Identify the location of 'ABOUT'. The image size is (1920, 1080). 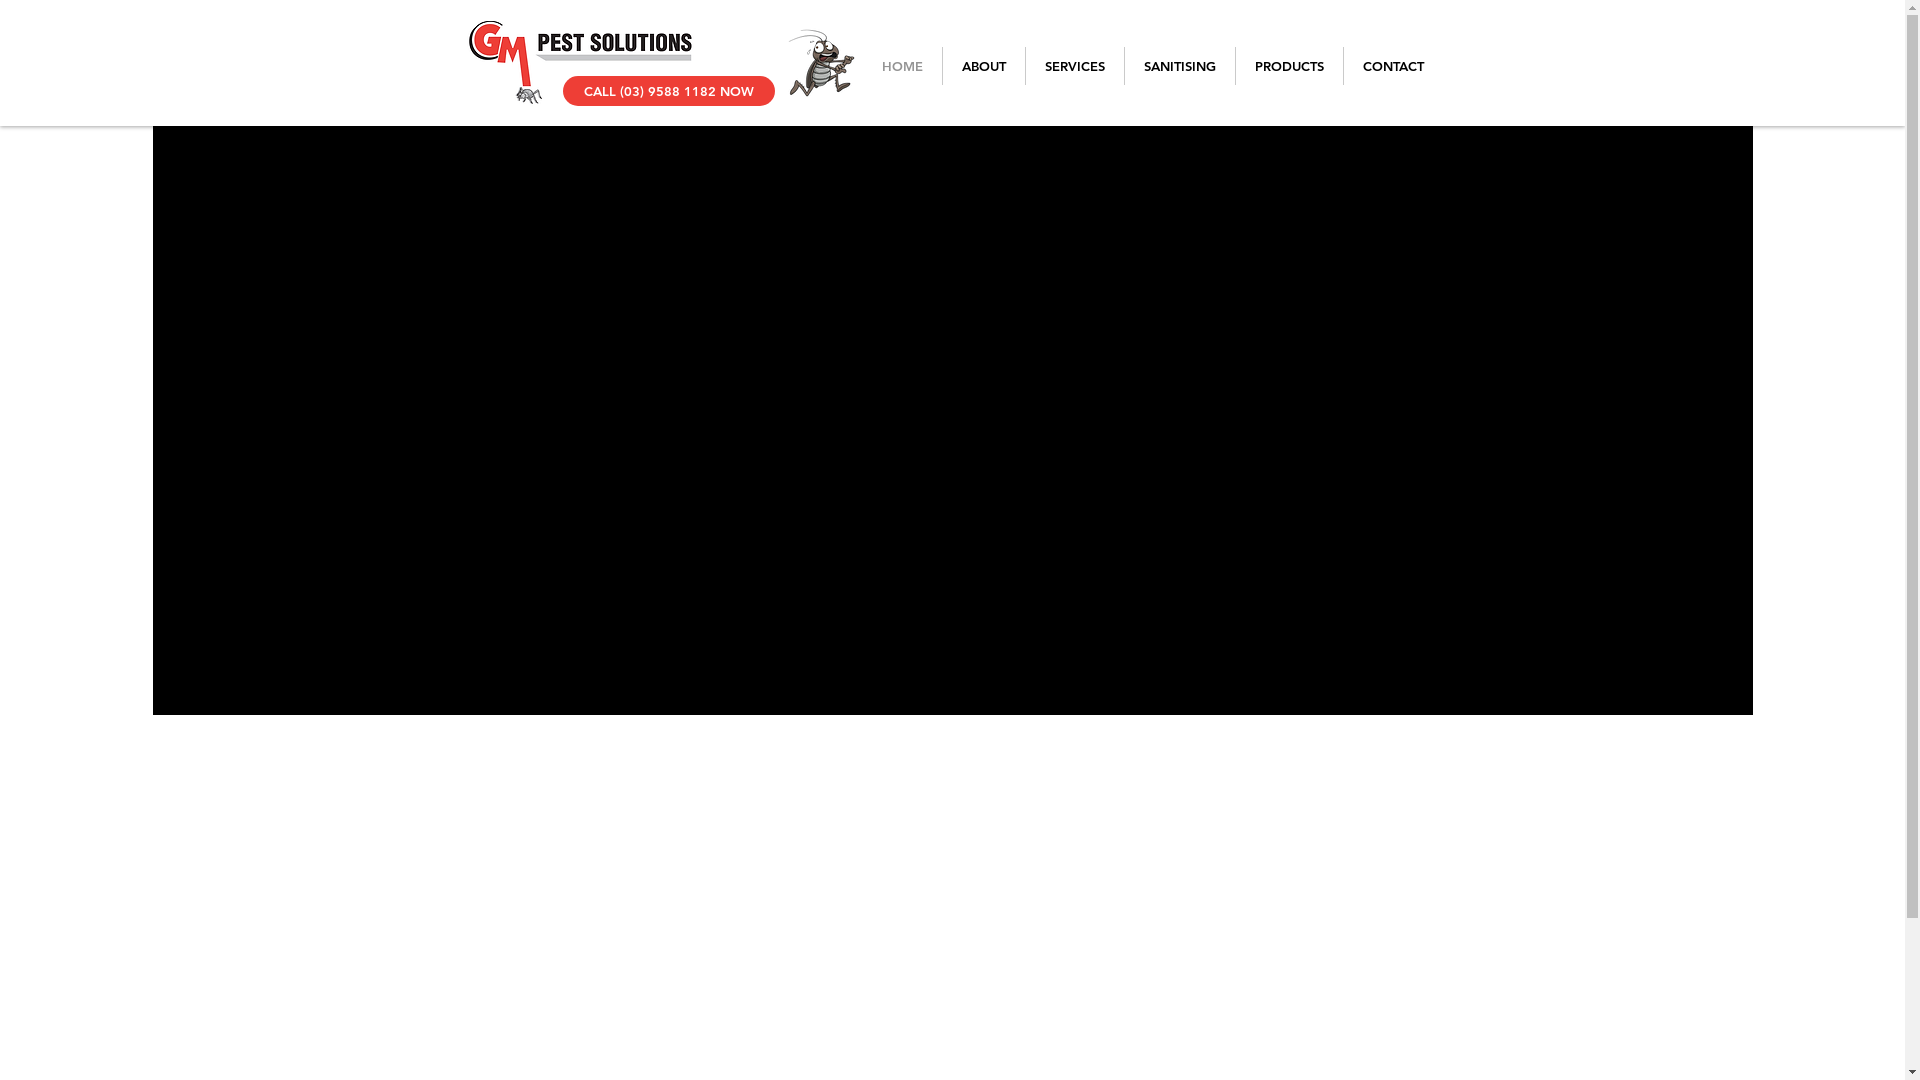
(983, 64).